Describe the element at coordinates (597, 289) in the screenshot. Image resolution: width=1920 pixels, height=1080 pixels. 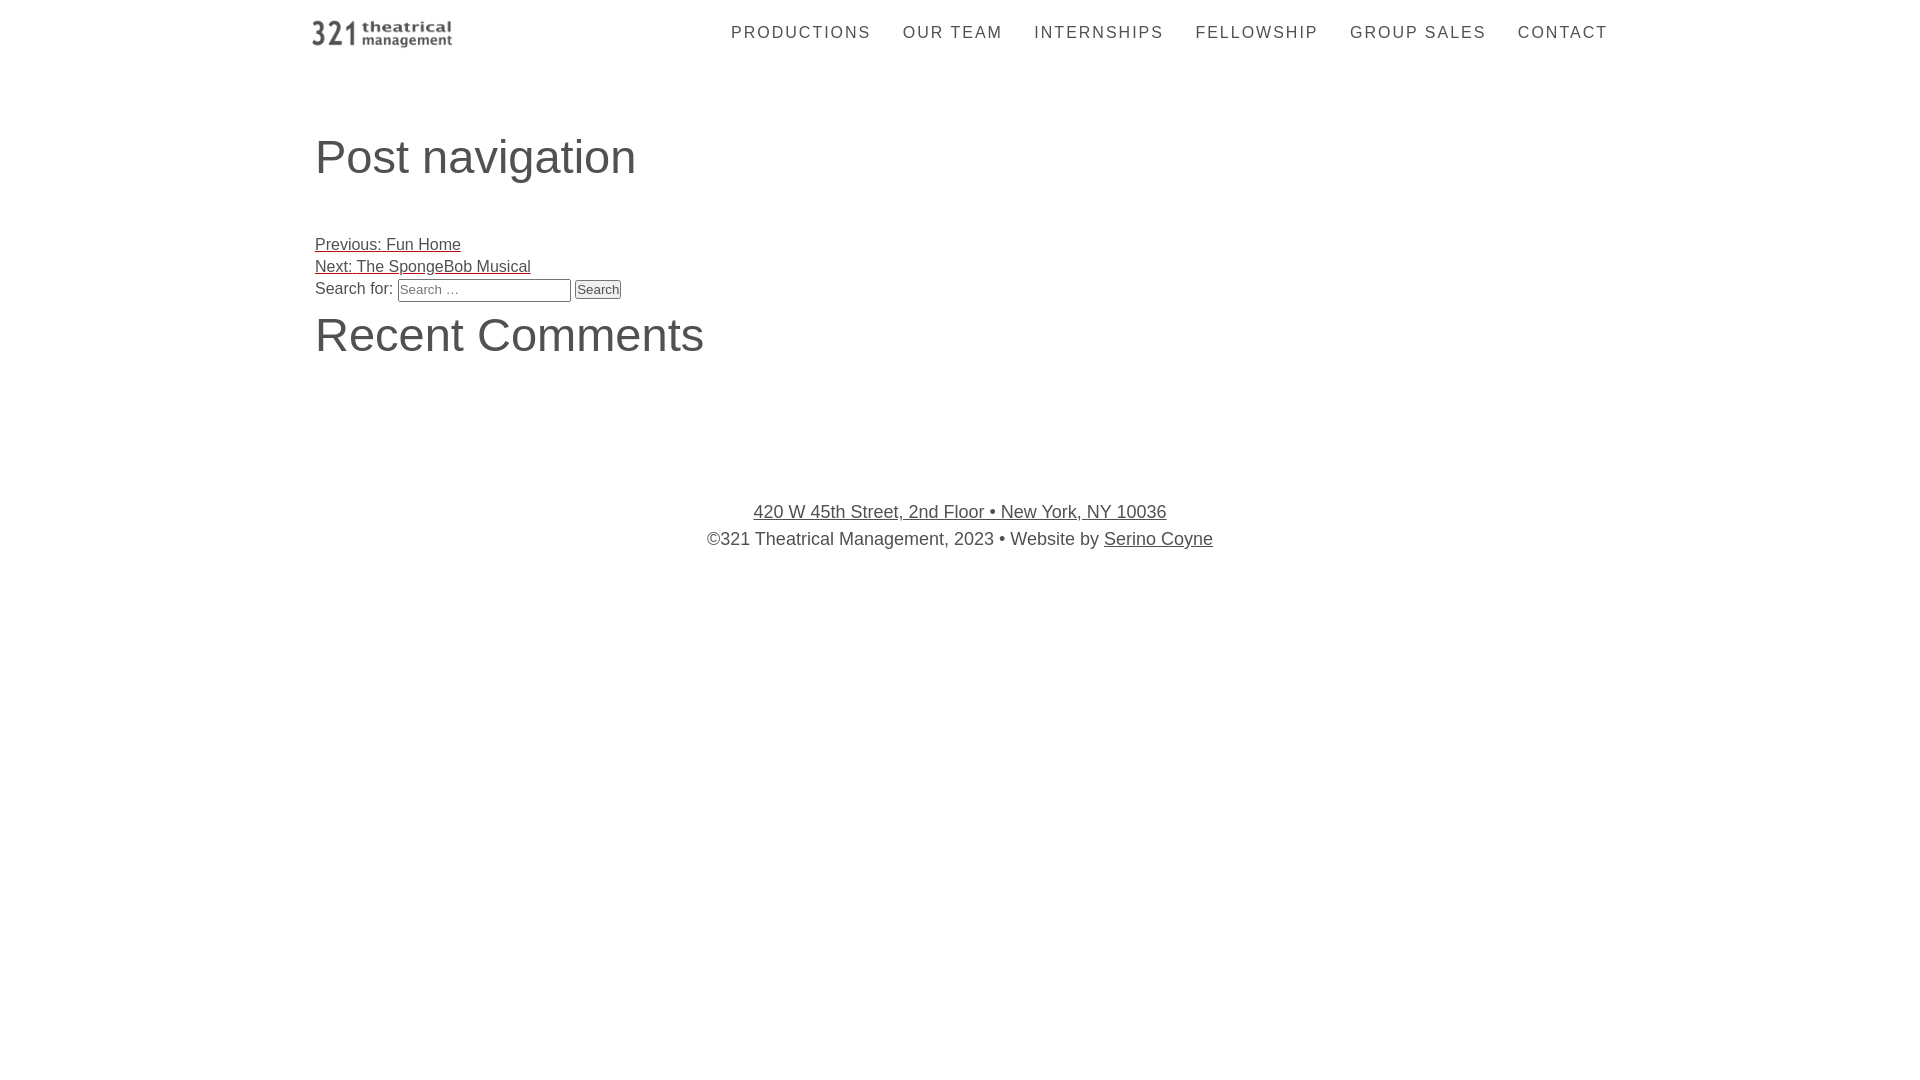
I see `'Search'` at that location.